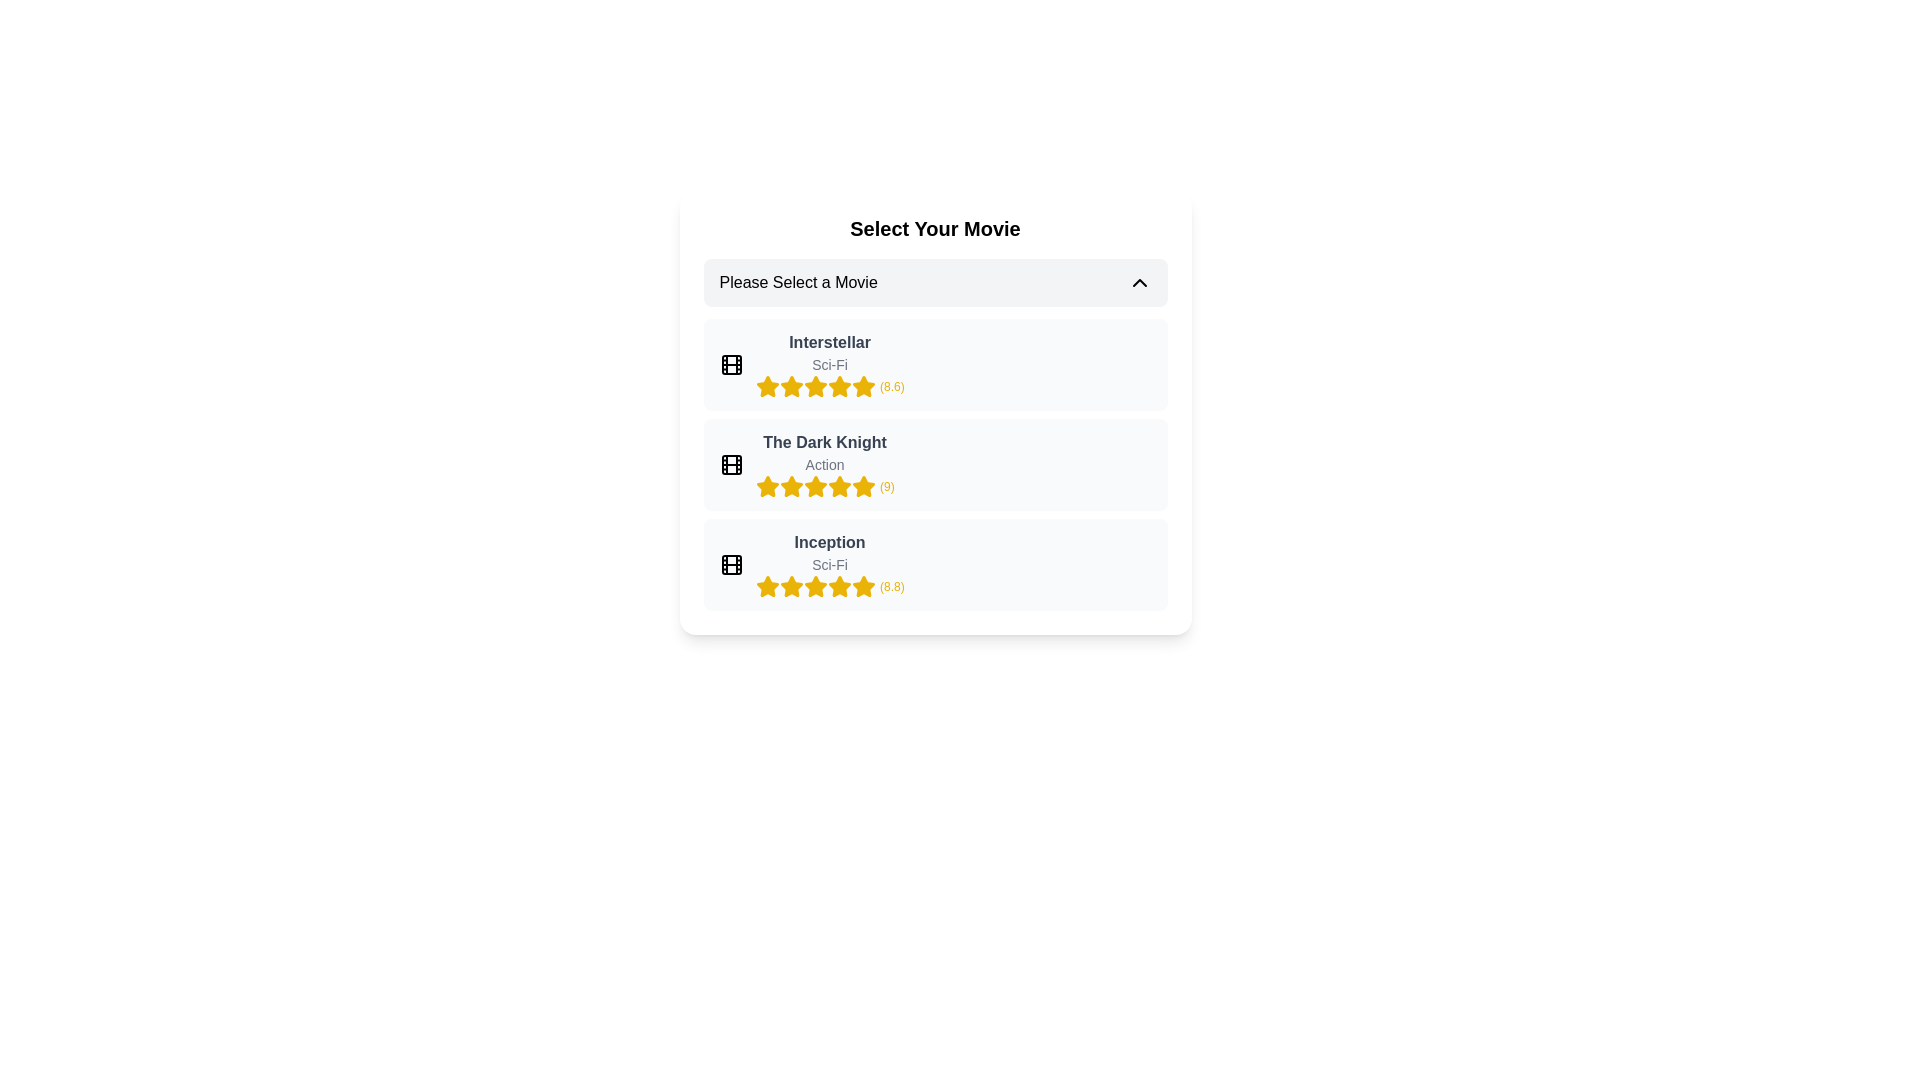 This screenshot has width=1920, height=1080. Describe the element at coordinates (934, 465) in the screenshot. I see `the movie entry for 'The Dark Knight' in the selection list` at that location.